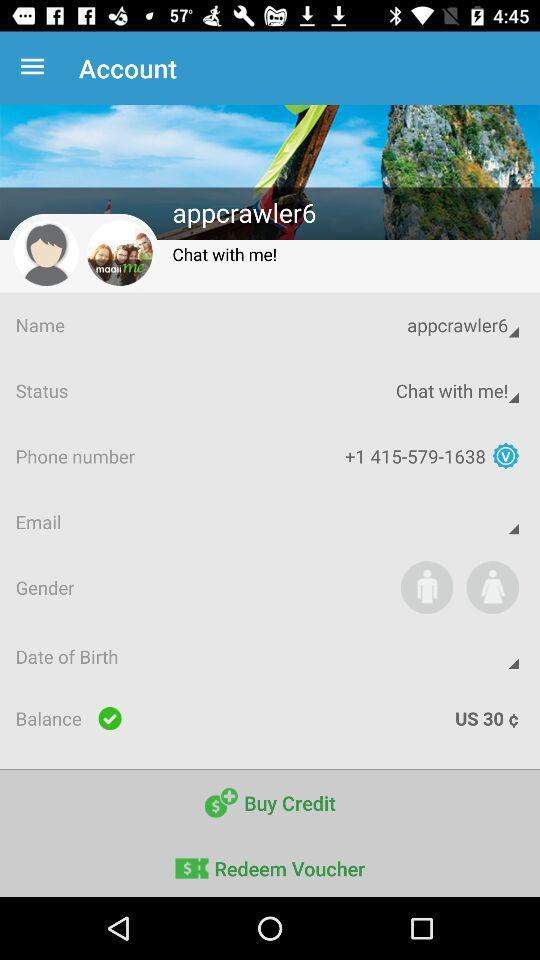  What do you see at coordinates (270, 803) in the screenshot?
I see `the item above the redeem voucher item` at bounding box center [270, 803].